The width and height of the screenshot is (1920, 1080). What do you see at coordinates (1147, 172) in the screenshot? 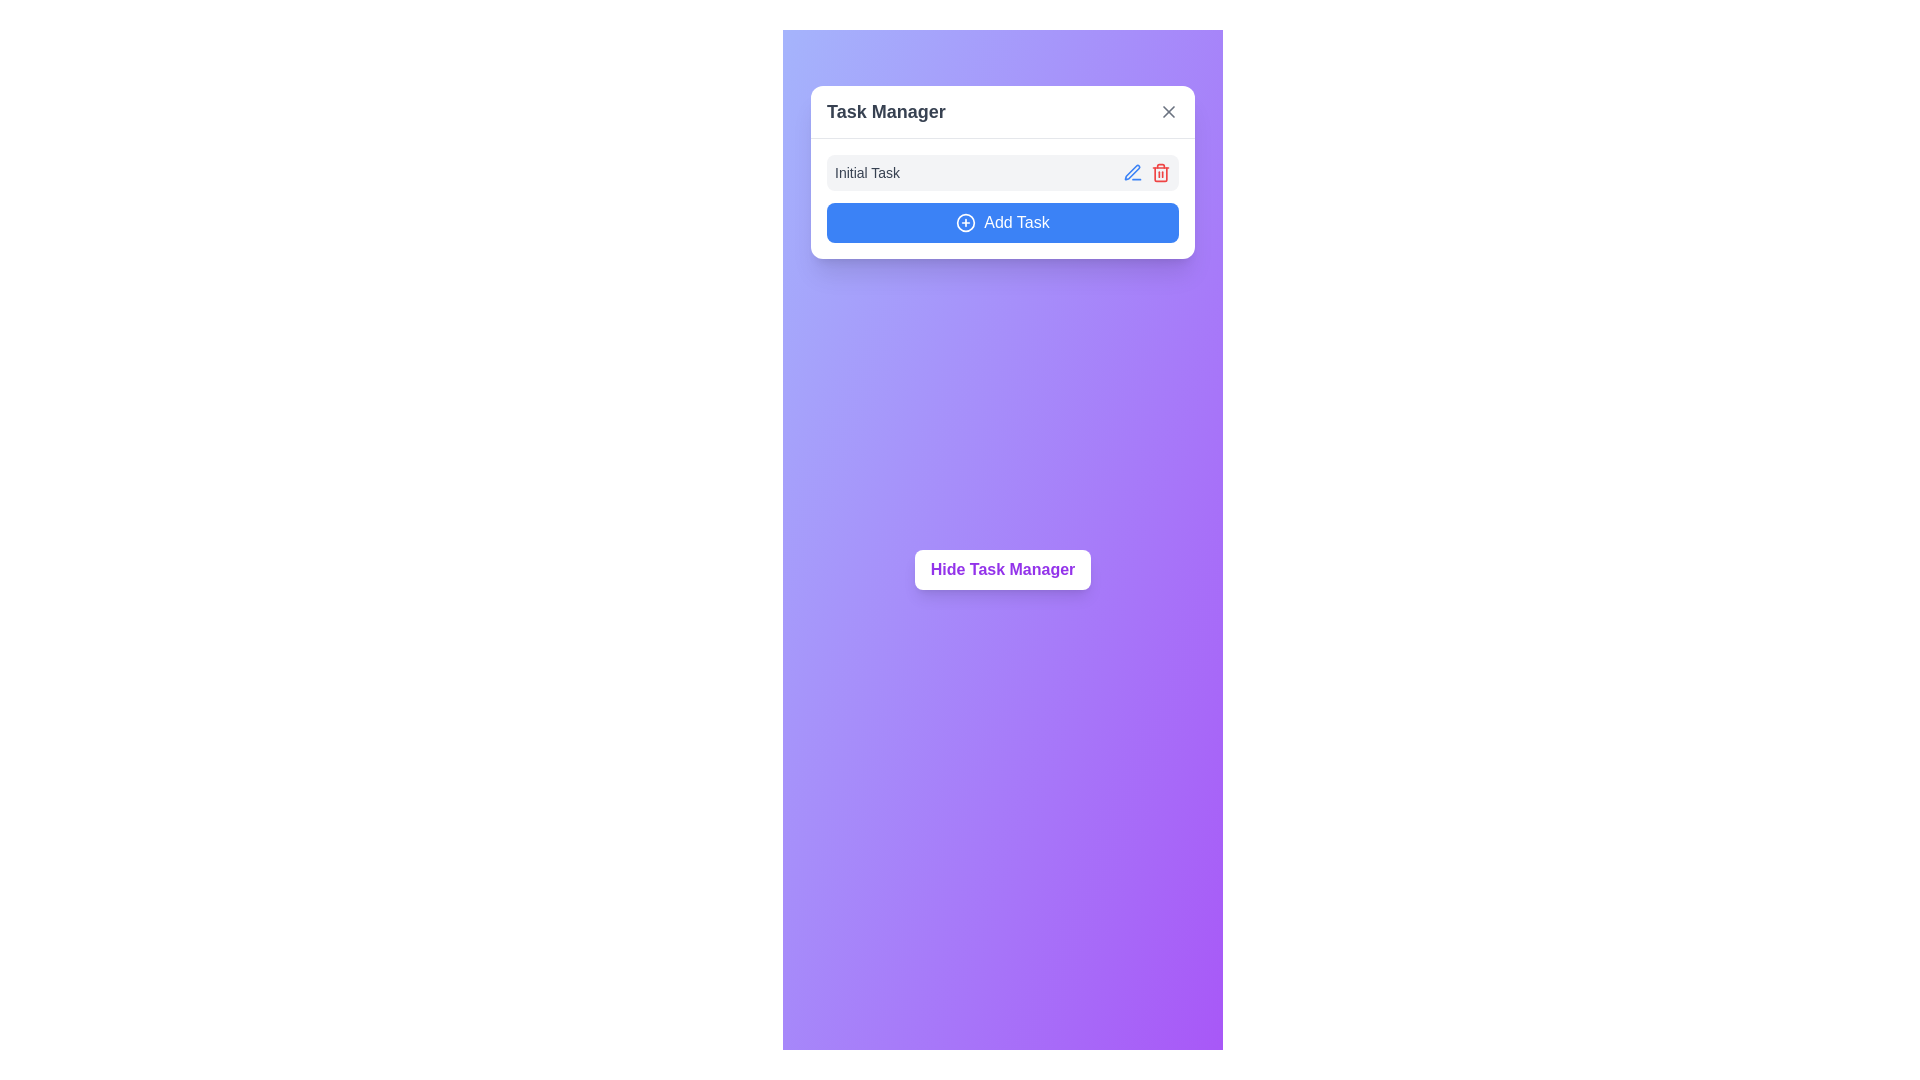
I see `the action buttons/icons grouping located in the top-right corner of the 'Initial Task' box in the Task Manager interface` at bounding box center [1147, 172].